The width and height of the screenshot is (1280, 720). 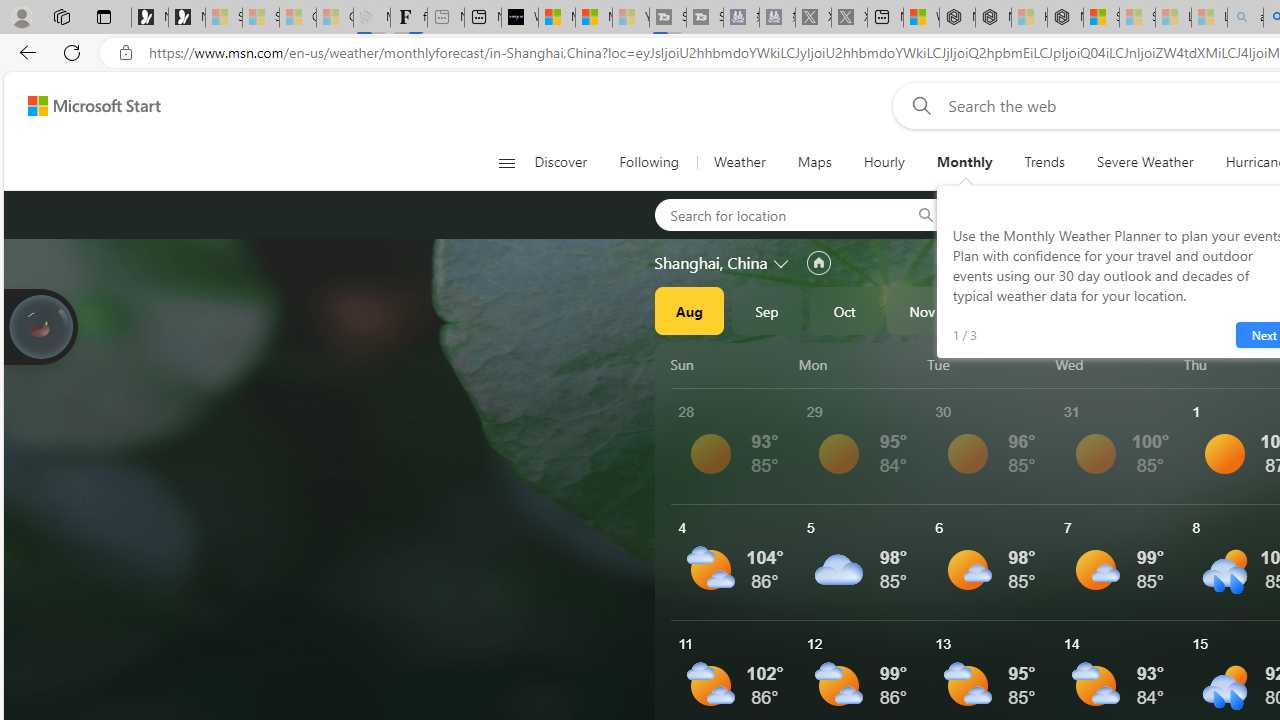 I want to click on 'Monthly', so click(x=964, y=162).